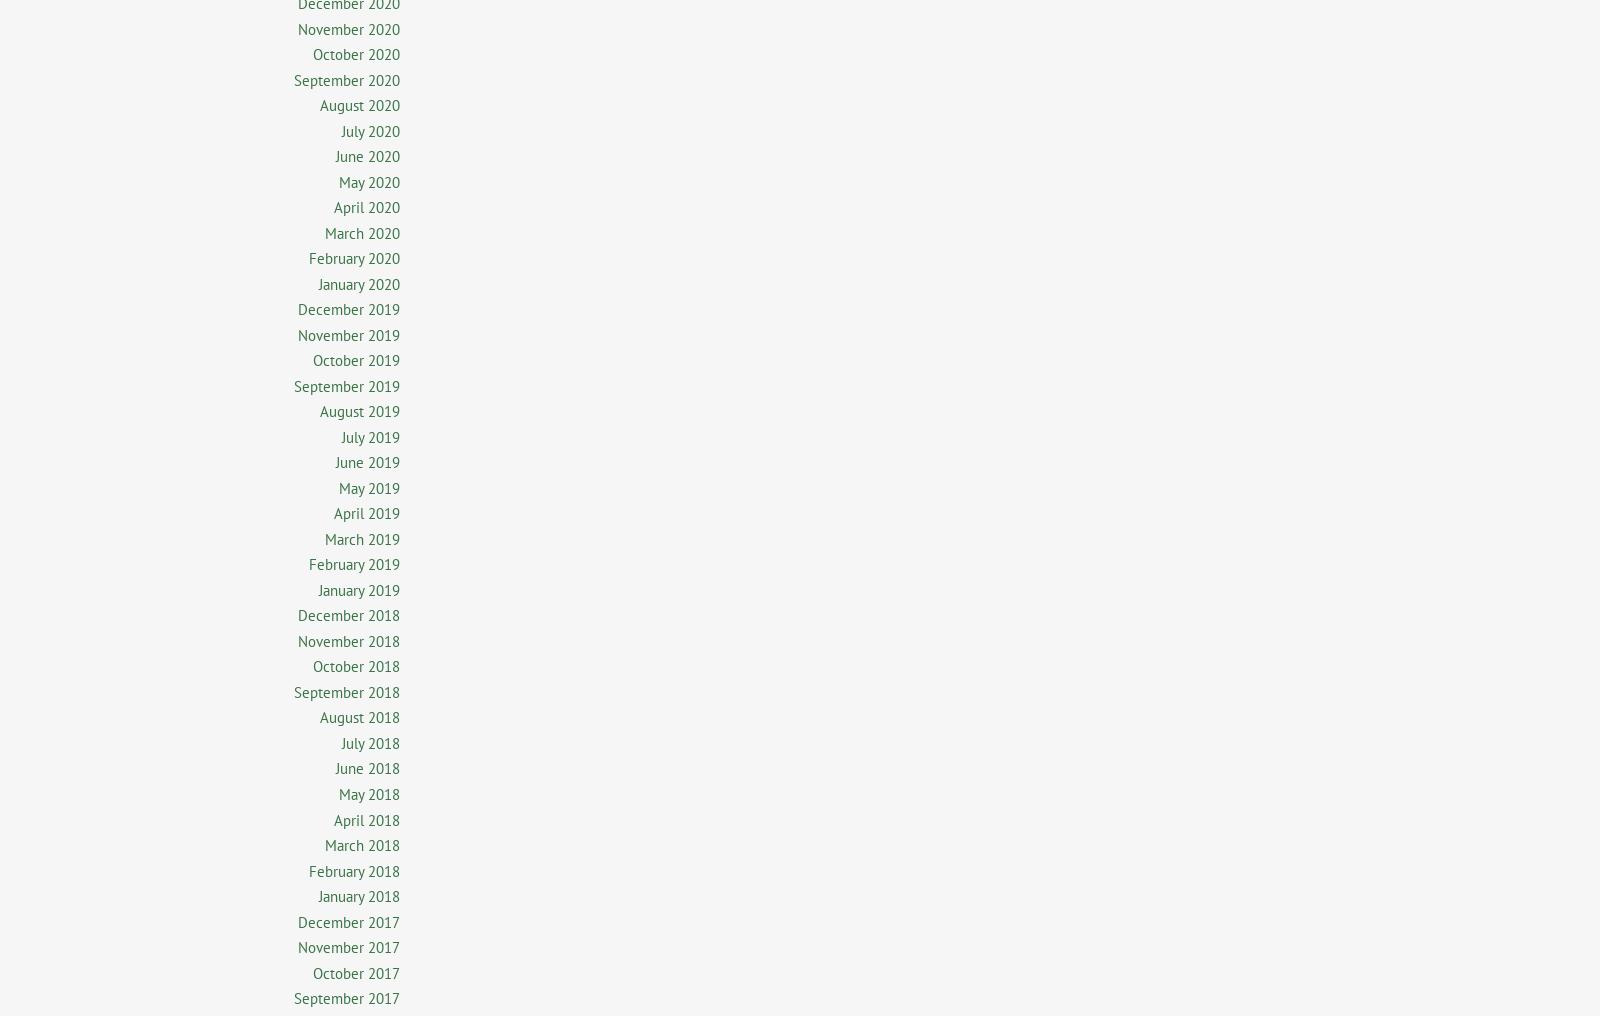 This screenshot has height=1016, width=1600. What do you see at coordinates (297, 334) in the screenshot?
I see `'November 2019'` at bounding box center [297, 334].